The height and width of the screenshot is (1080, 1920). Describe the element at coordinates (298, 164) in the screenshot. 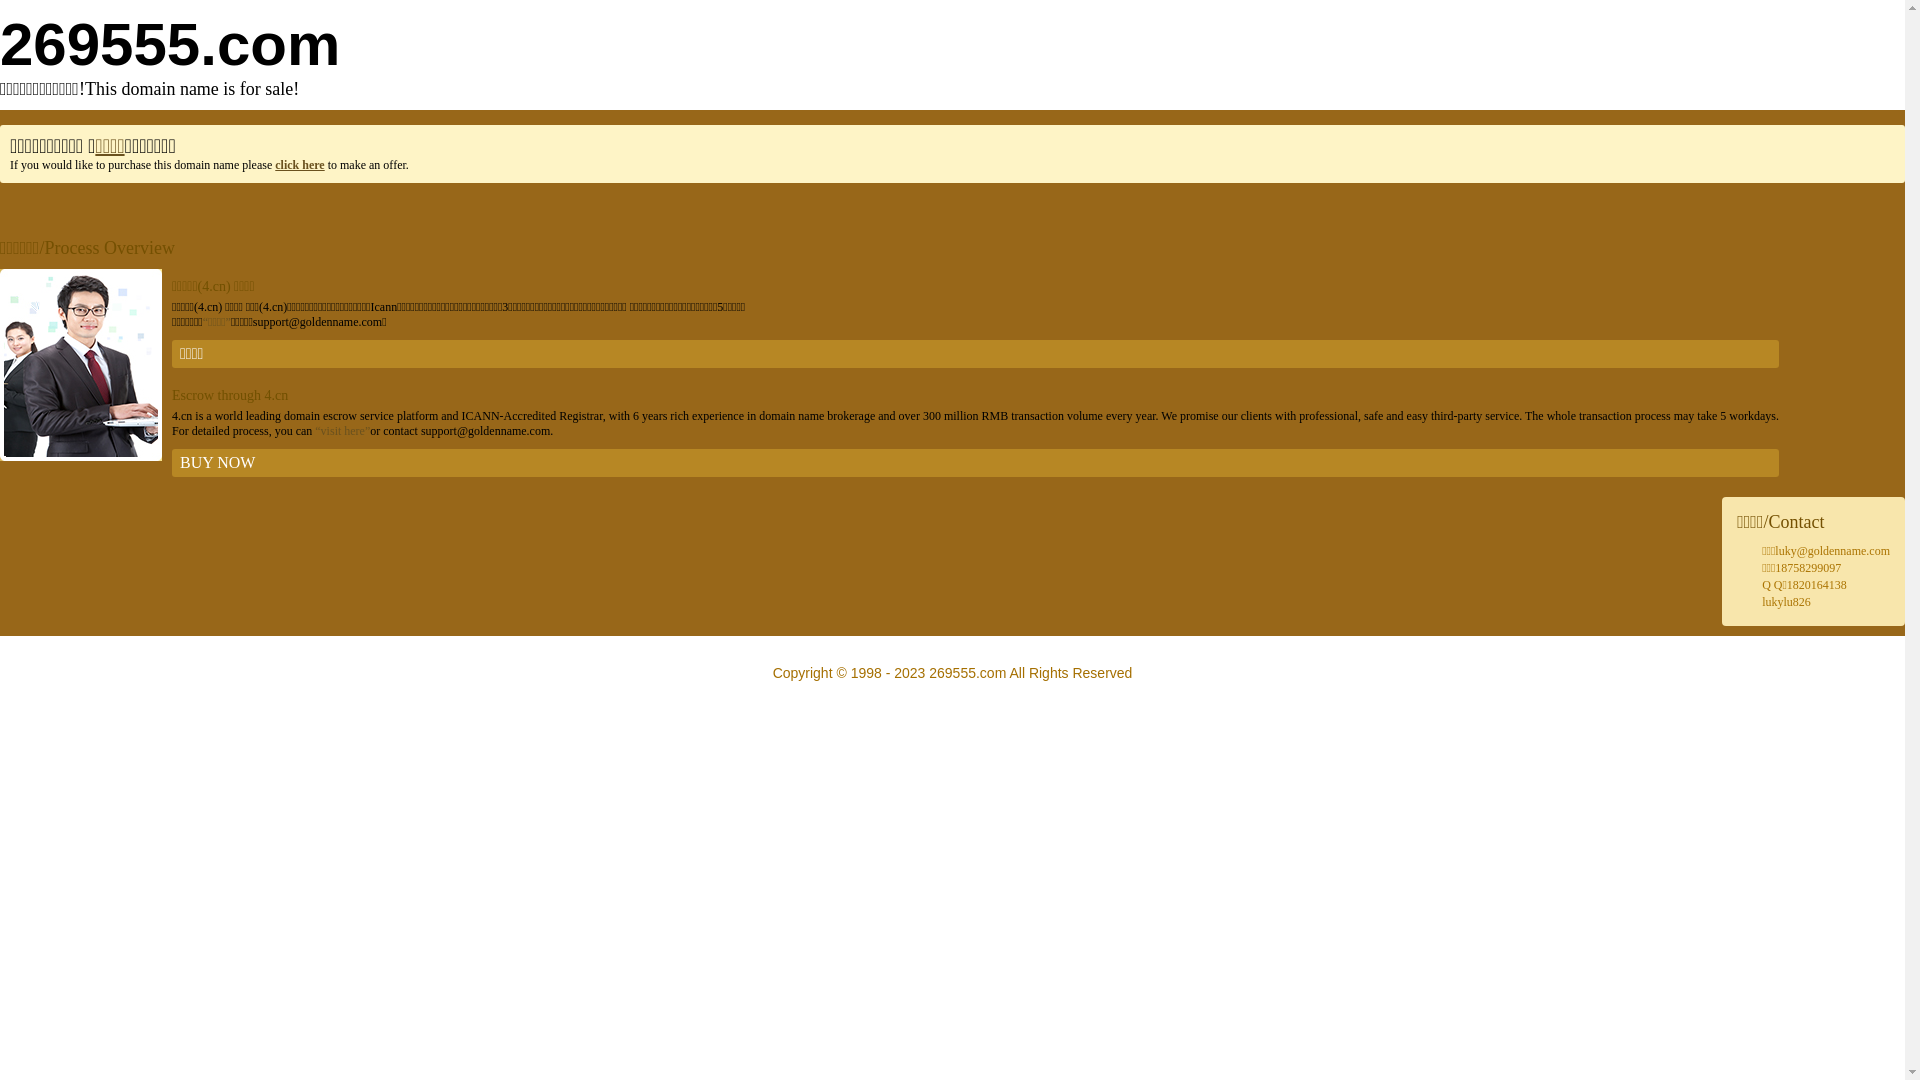

I see `'click here'` at that location.